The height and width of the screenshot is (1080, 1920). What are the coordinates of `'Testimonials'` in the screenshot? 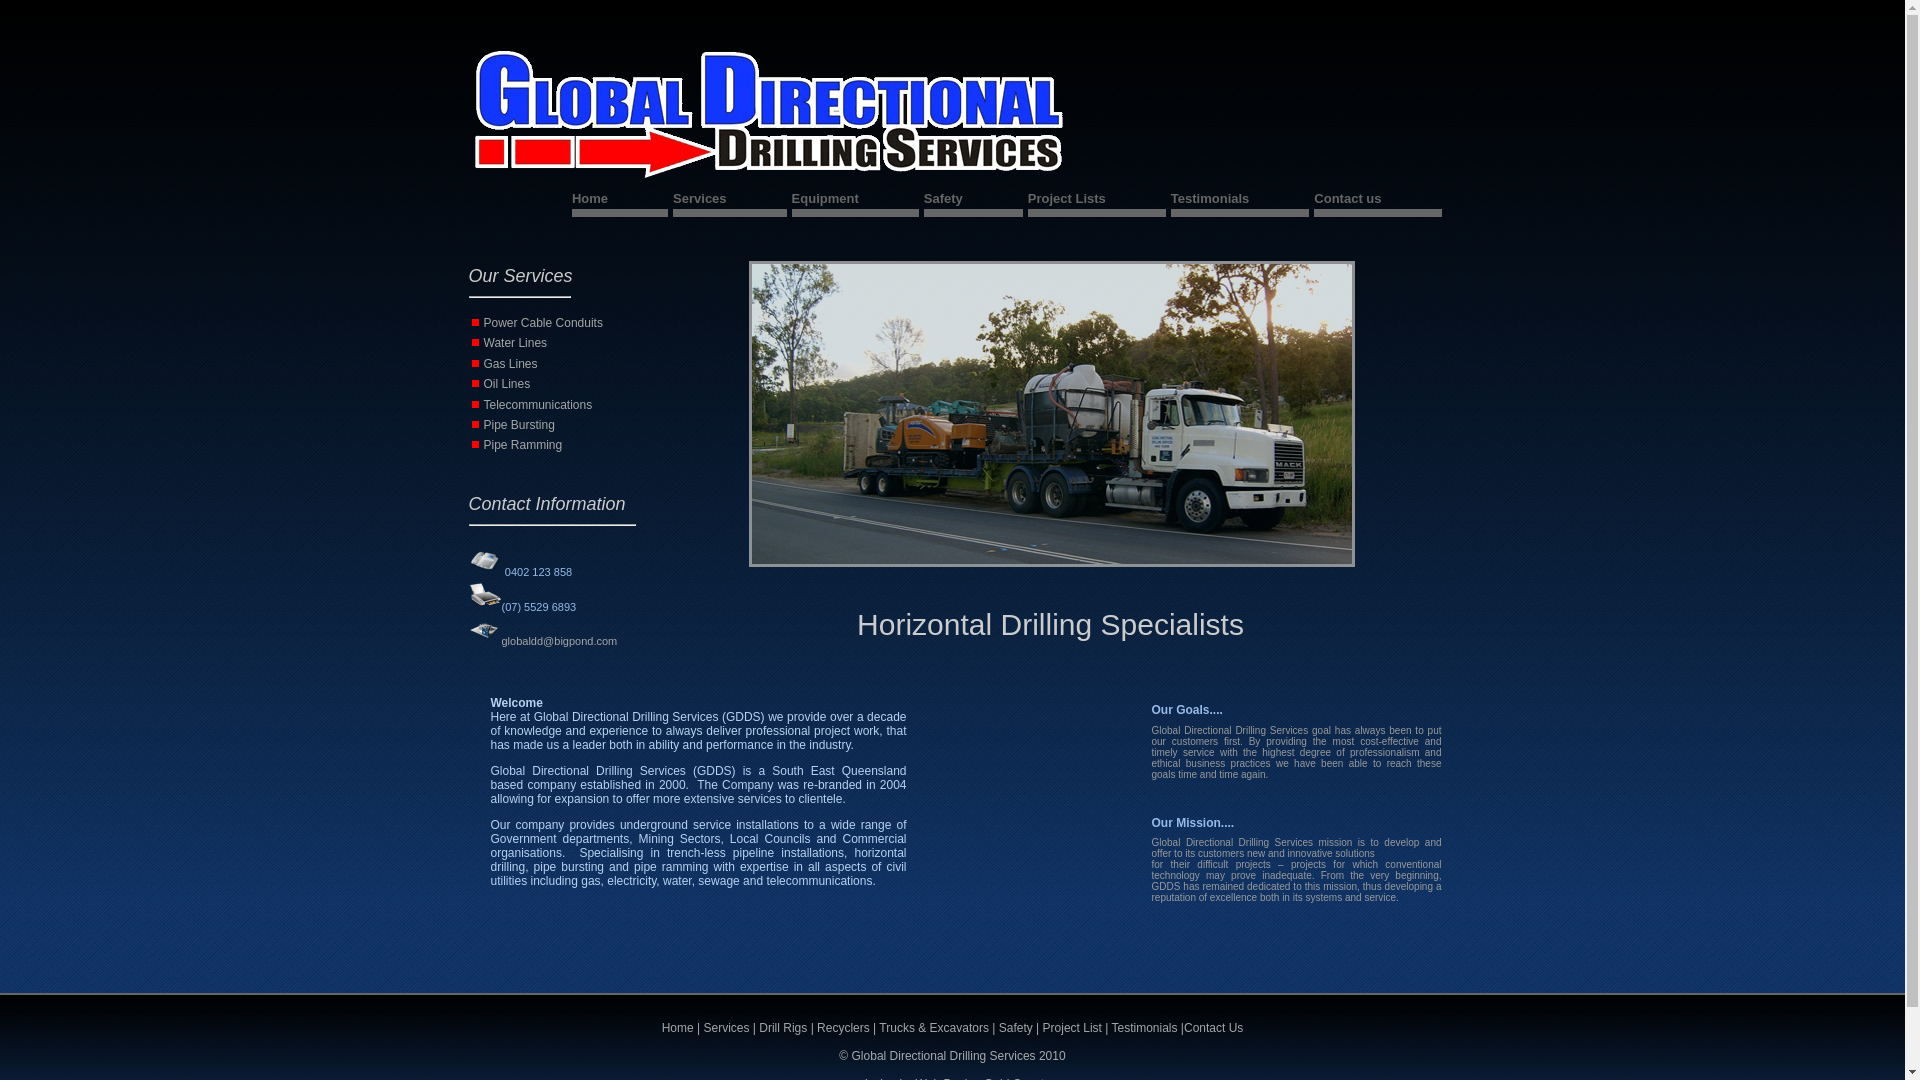 It's located at (1145, 1028).